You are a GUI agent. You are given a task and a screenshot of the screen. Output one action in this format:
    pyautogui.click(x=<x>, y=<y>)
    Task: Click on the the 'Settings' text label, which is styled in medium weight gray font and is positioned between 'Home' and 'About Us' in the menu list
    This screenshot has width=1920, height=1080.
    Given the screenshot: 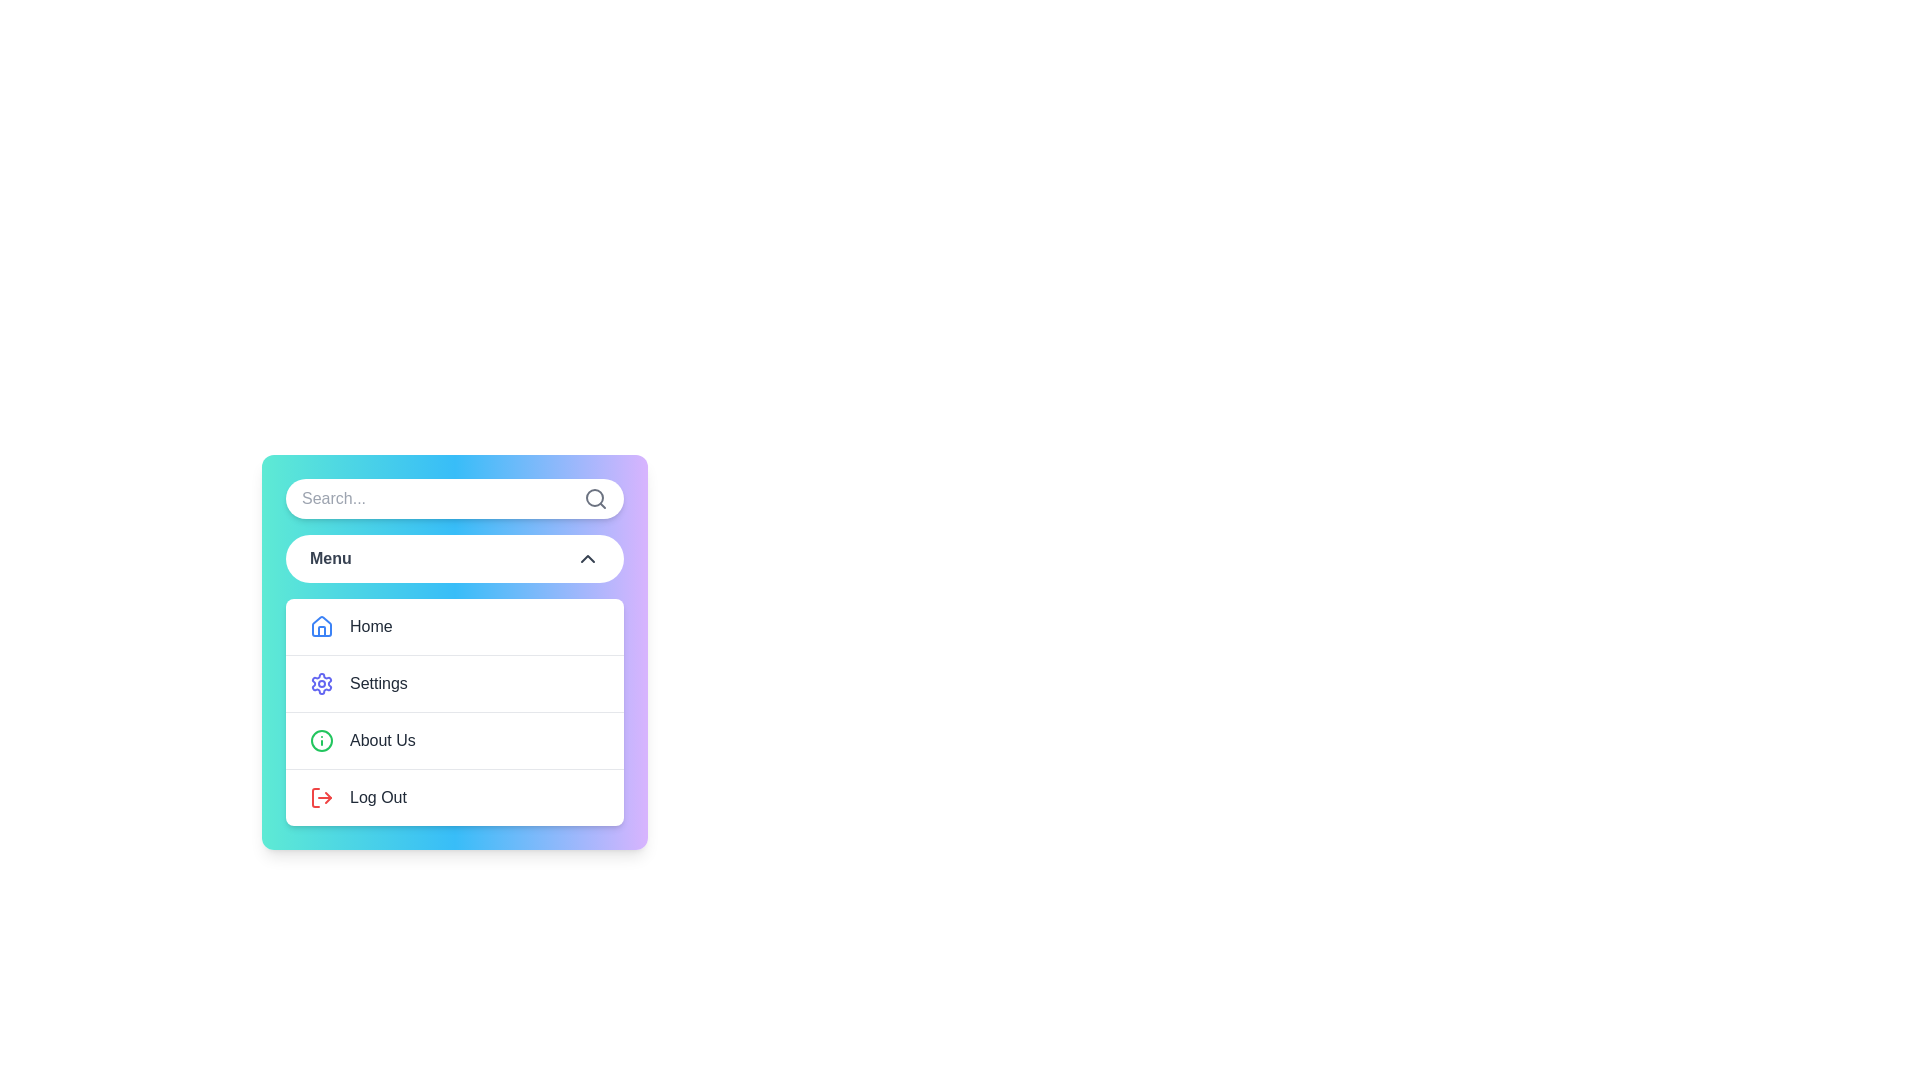 What is the action you would take?
    pyautogui.click(x=378, y=682)
    